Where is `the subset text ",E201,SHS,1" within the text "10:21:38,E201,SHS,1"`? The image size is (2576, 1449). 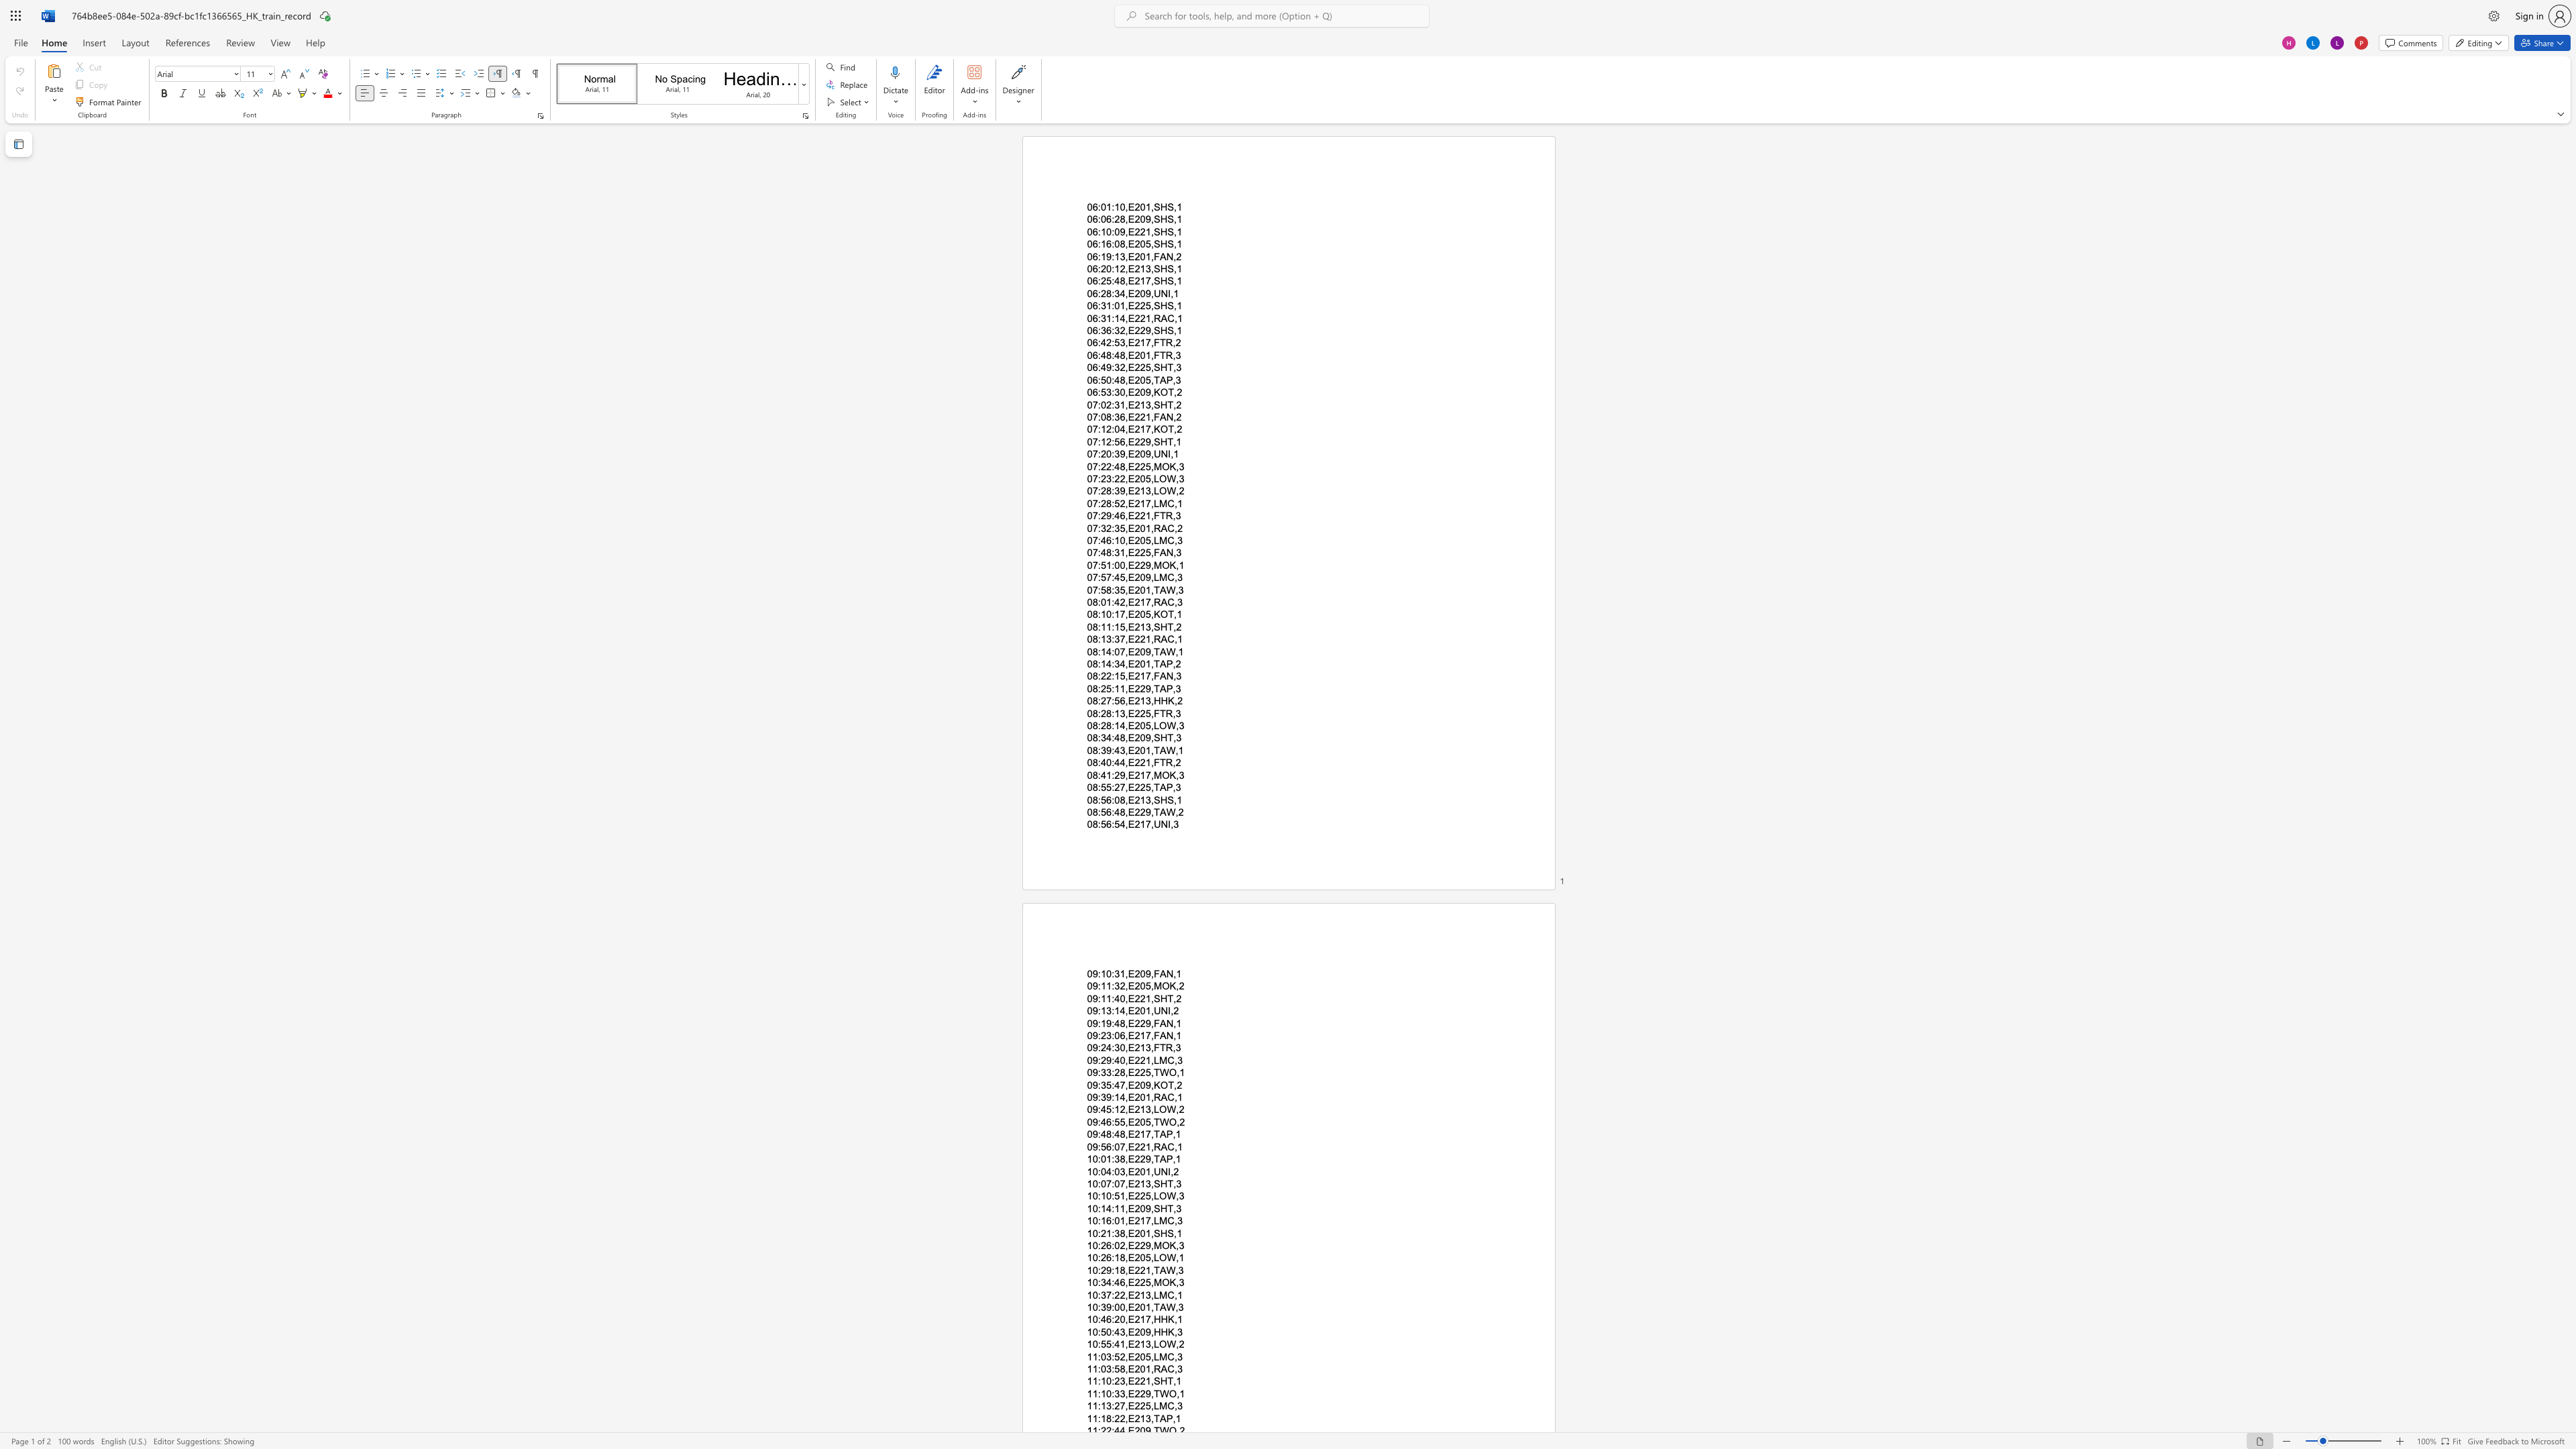 the subset text ",E201,SHS,1" within the text "10:21:38,E201,SHS,1" is located at coordinates (1124, 1232).